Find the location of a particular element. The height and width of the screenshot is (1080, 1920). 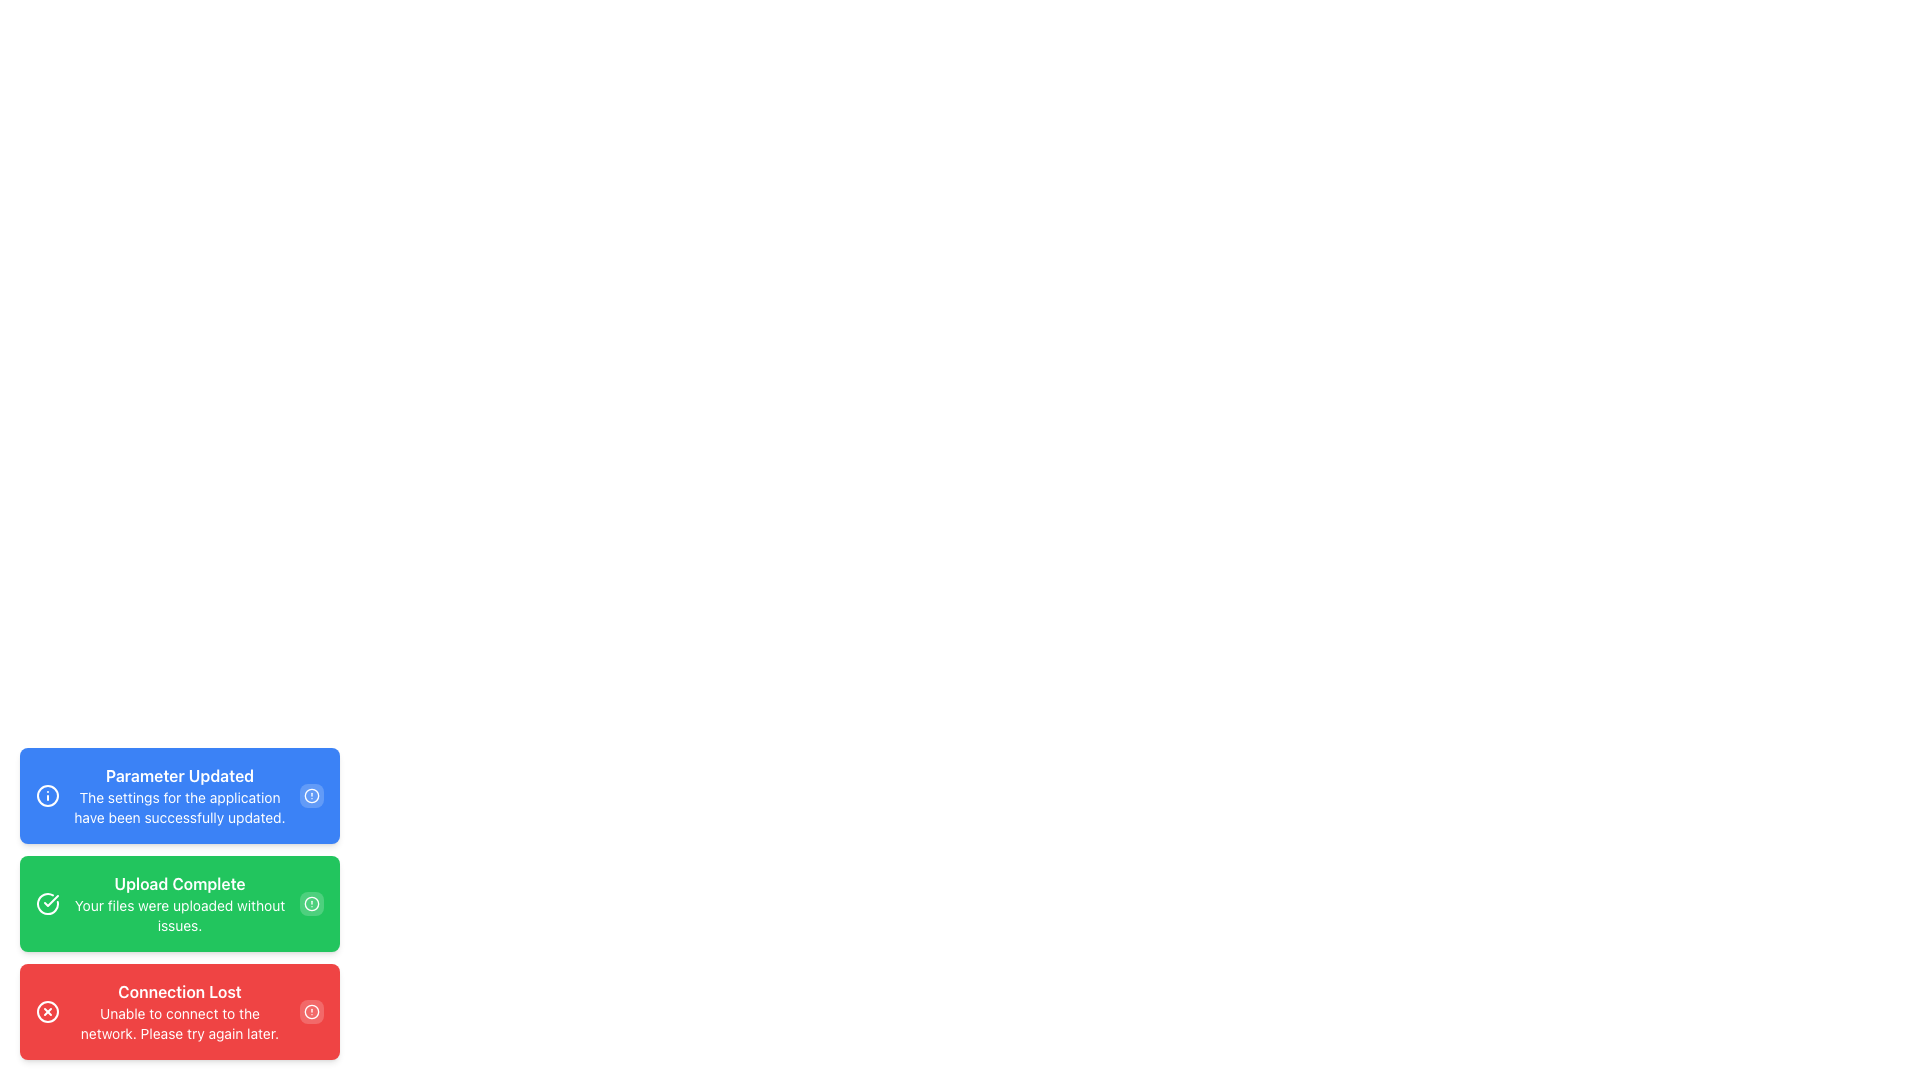

the message box displaying a warning with a red background and white text that reads 'Connection Lost' and 'Unable to connect to the network. Please try again later.' is located at coordinates (180, 1011).